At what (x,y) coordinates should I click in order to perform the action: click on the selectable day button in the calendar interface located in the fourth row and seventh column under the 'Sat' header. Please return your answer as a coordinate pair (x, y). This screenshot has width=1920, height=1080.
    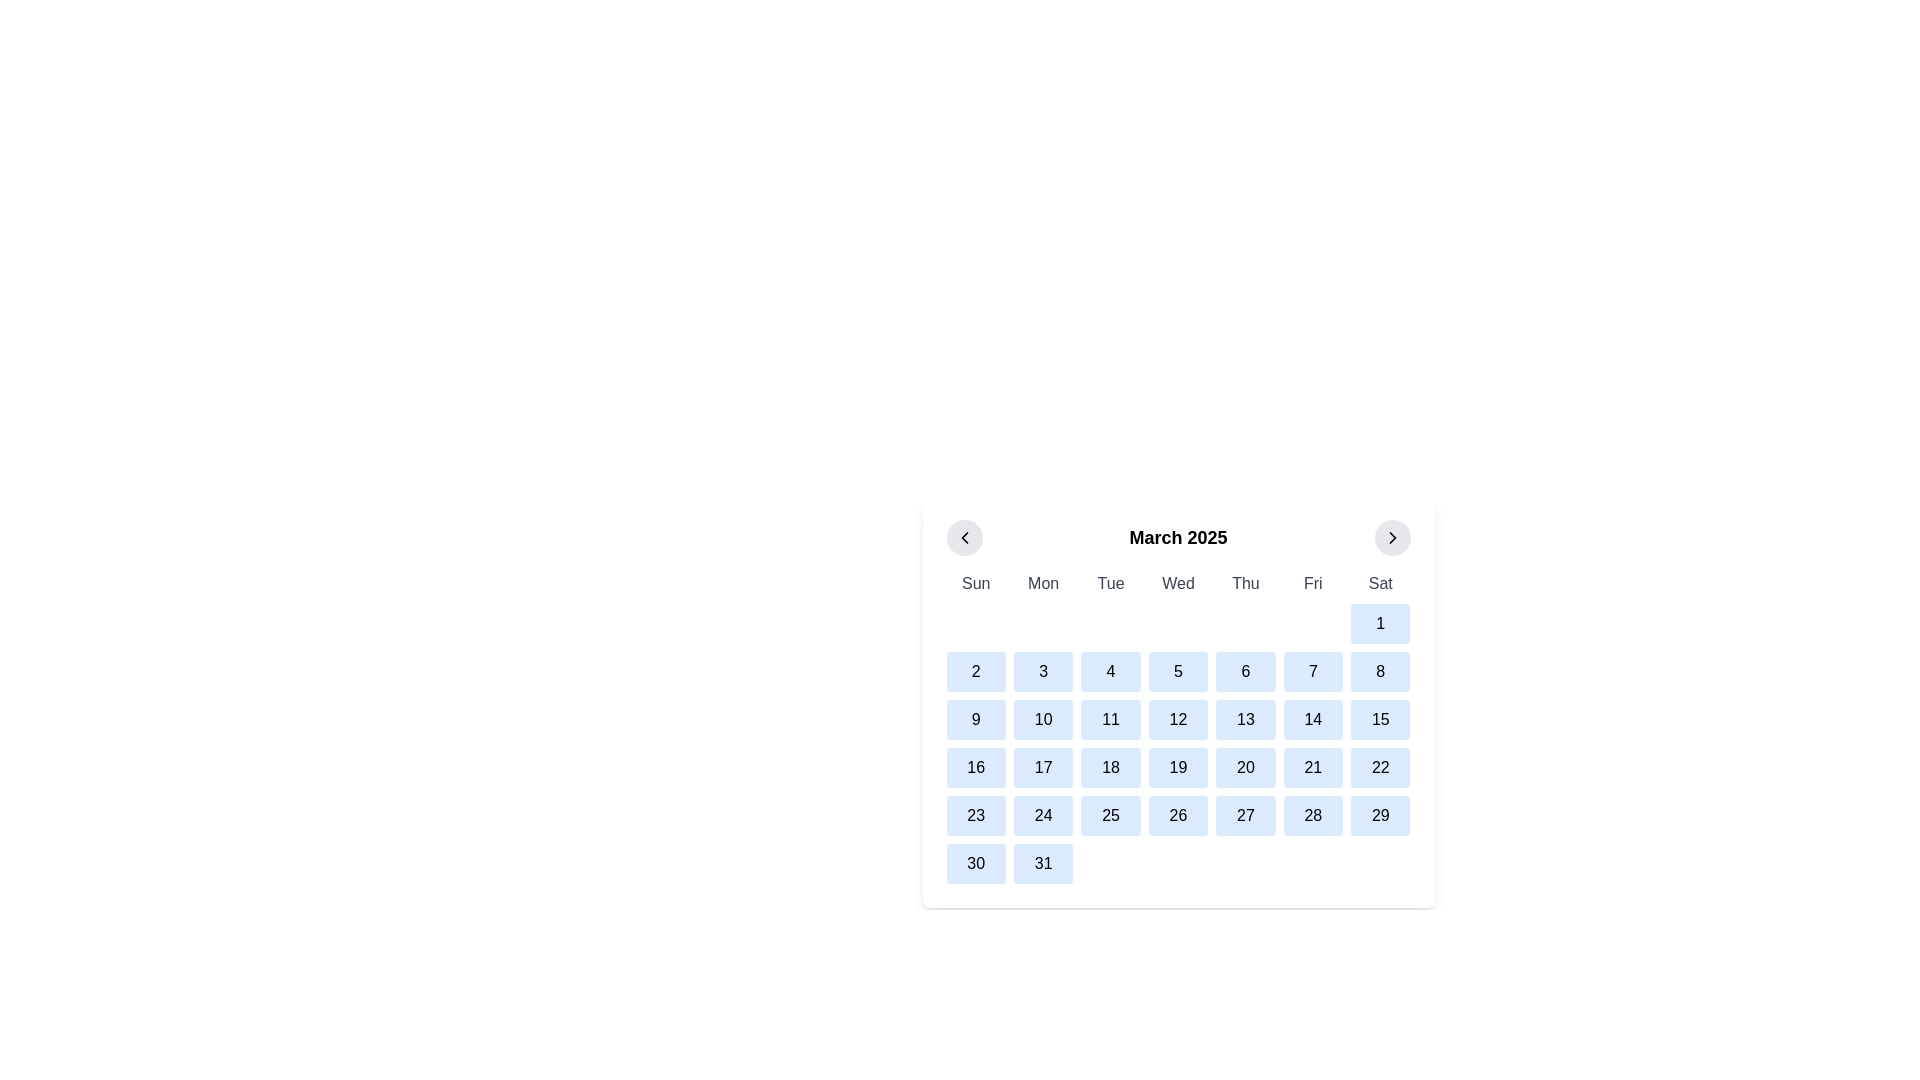
    Looking at the image, I should click on (1379, 720).